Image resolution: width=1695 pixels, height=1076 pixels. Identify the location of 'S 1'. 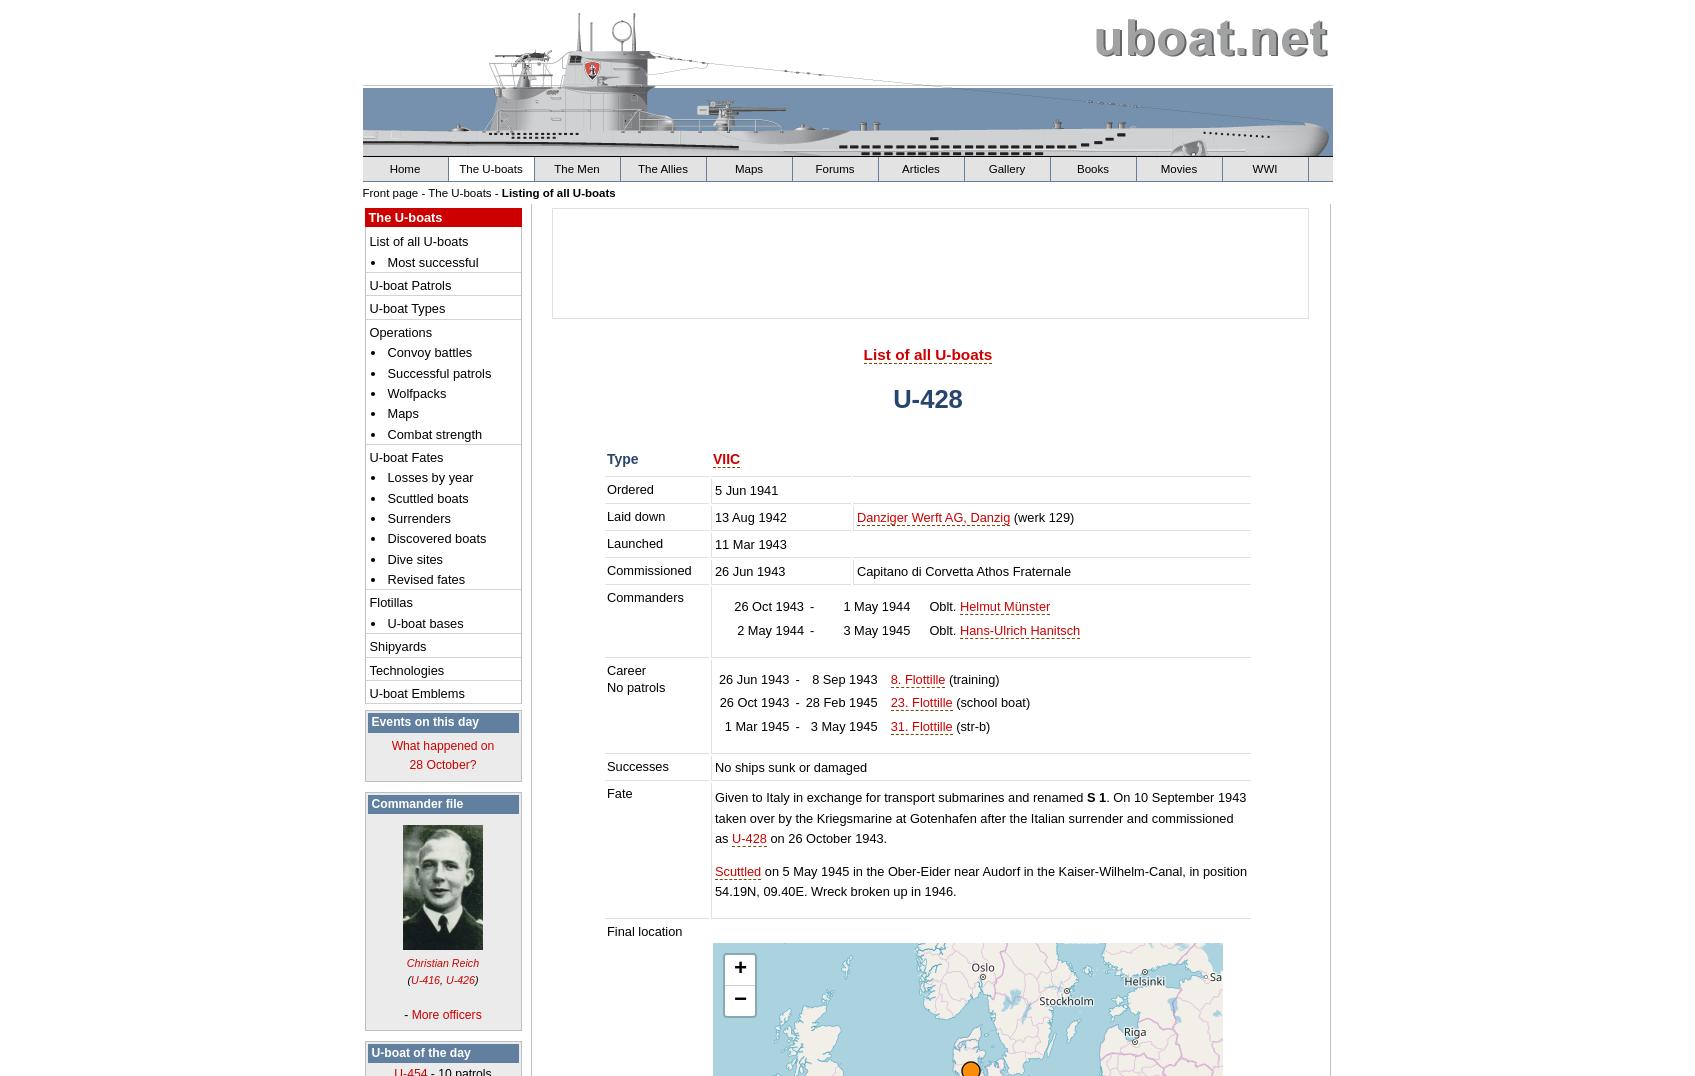
(1096, 797).